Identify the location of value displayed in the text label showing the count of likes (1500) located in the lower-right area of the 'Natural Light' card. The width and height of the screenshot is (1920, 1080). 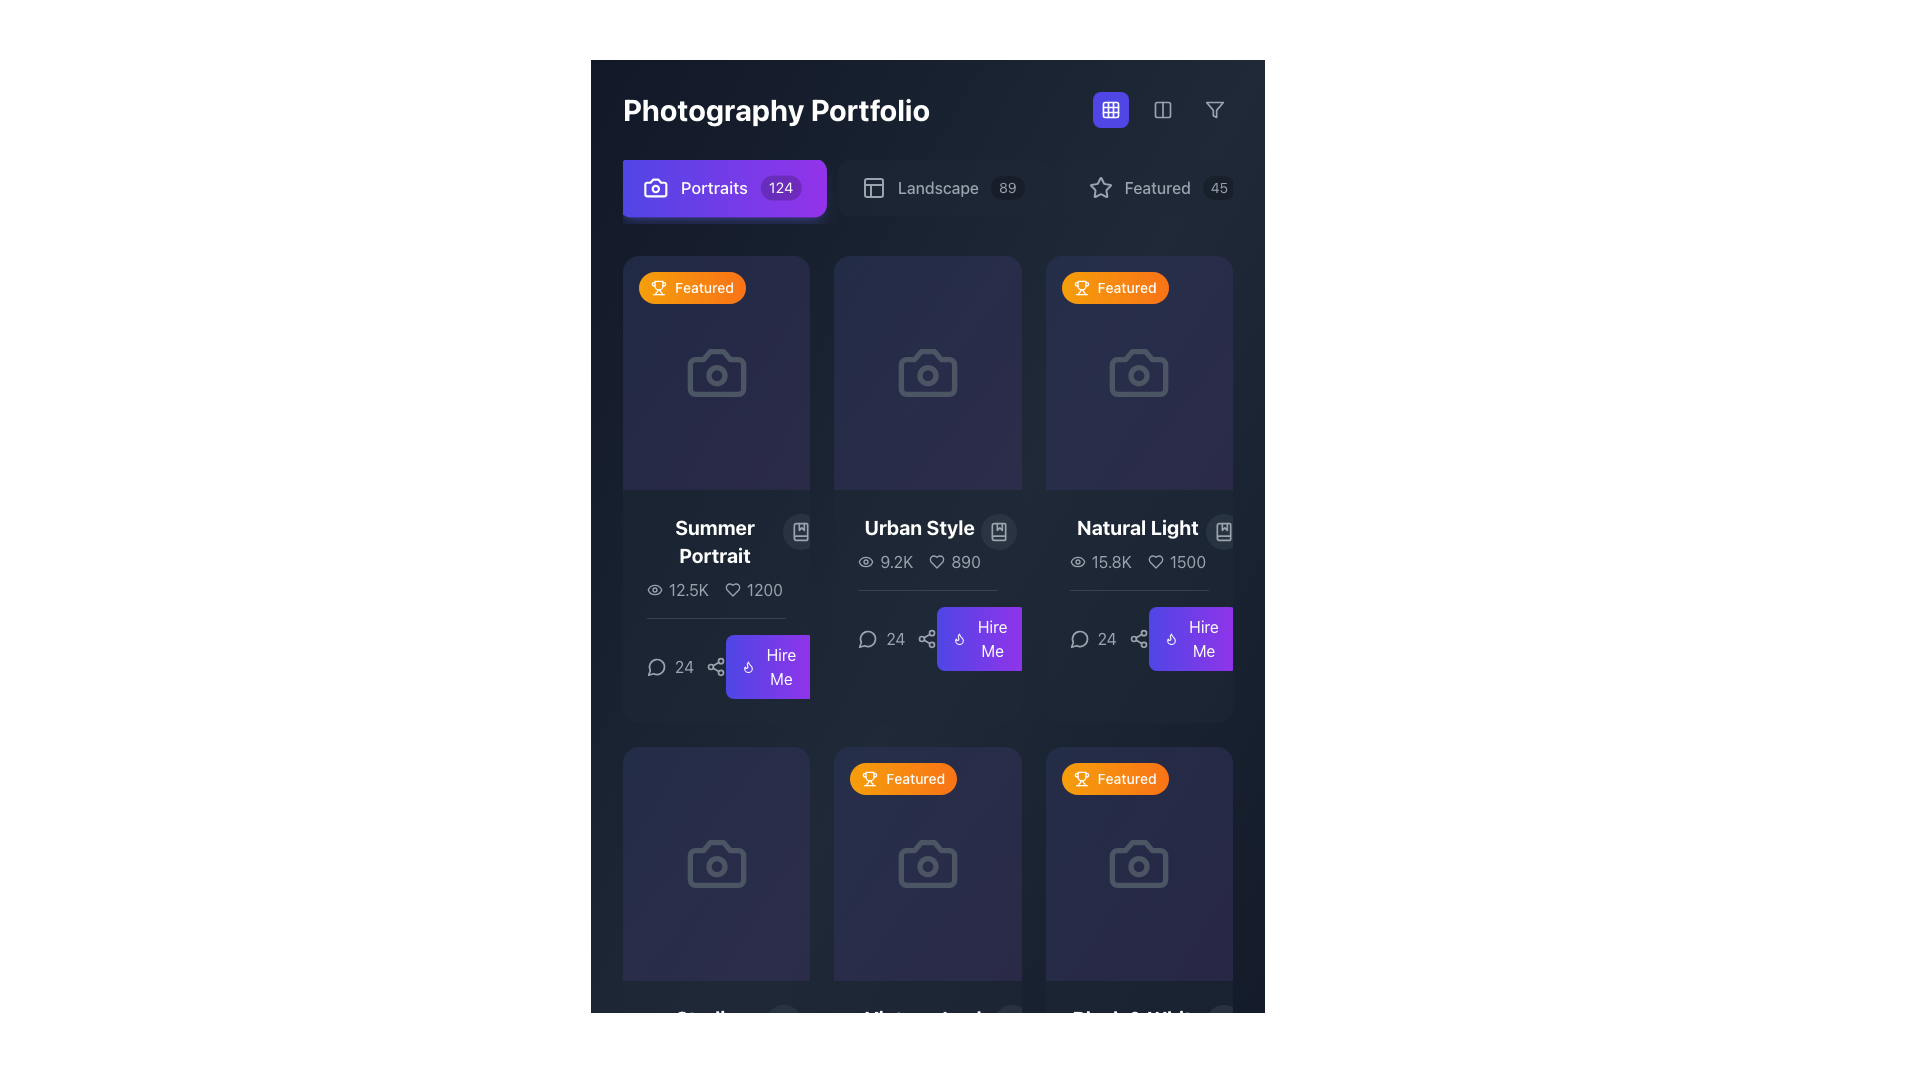
(1176, 562).